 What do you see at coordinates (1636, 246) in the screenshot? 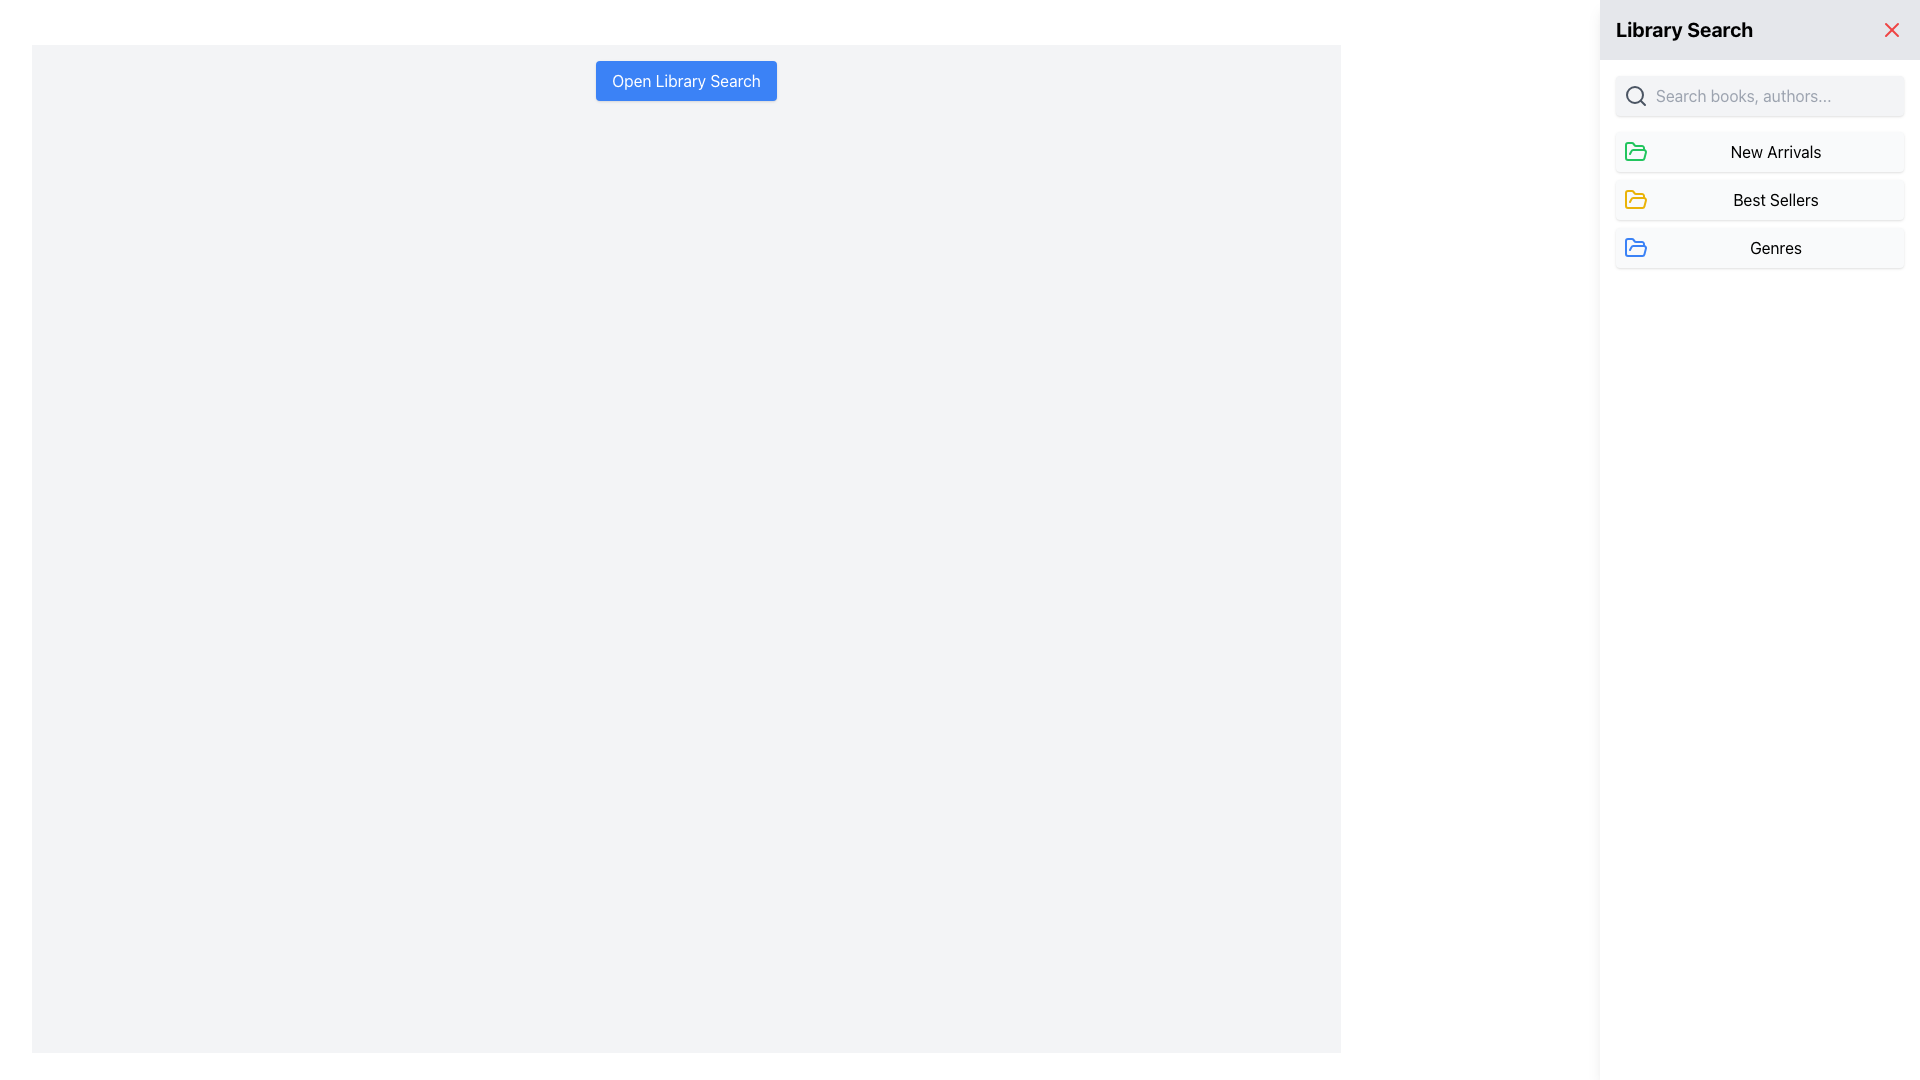
I see `the blue folder icon with a rounded top edge located in the 'Library Search' sidebar, positioned to the left of the 'New Arrivals' button` at bounding box center [1636, 246].